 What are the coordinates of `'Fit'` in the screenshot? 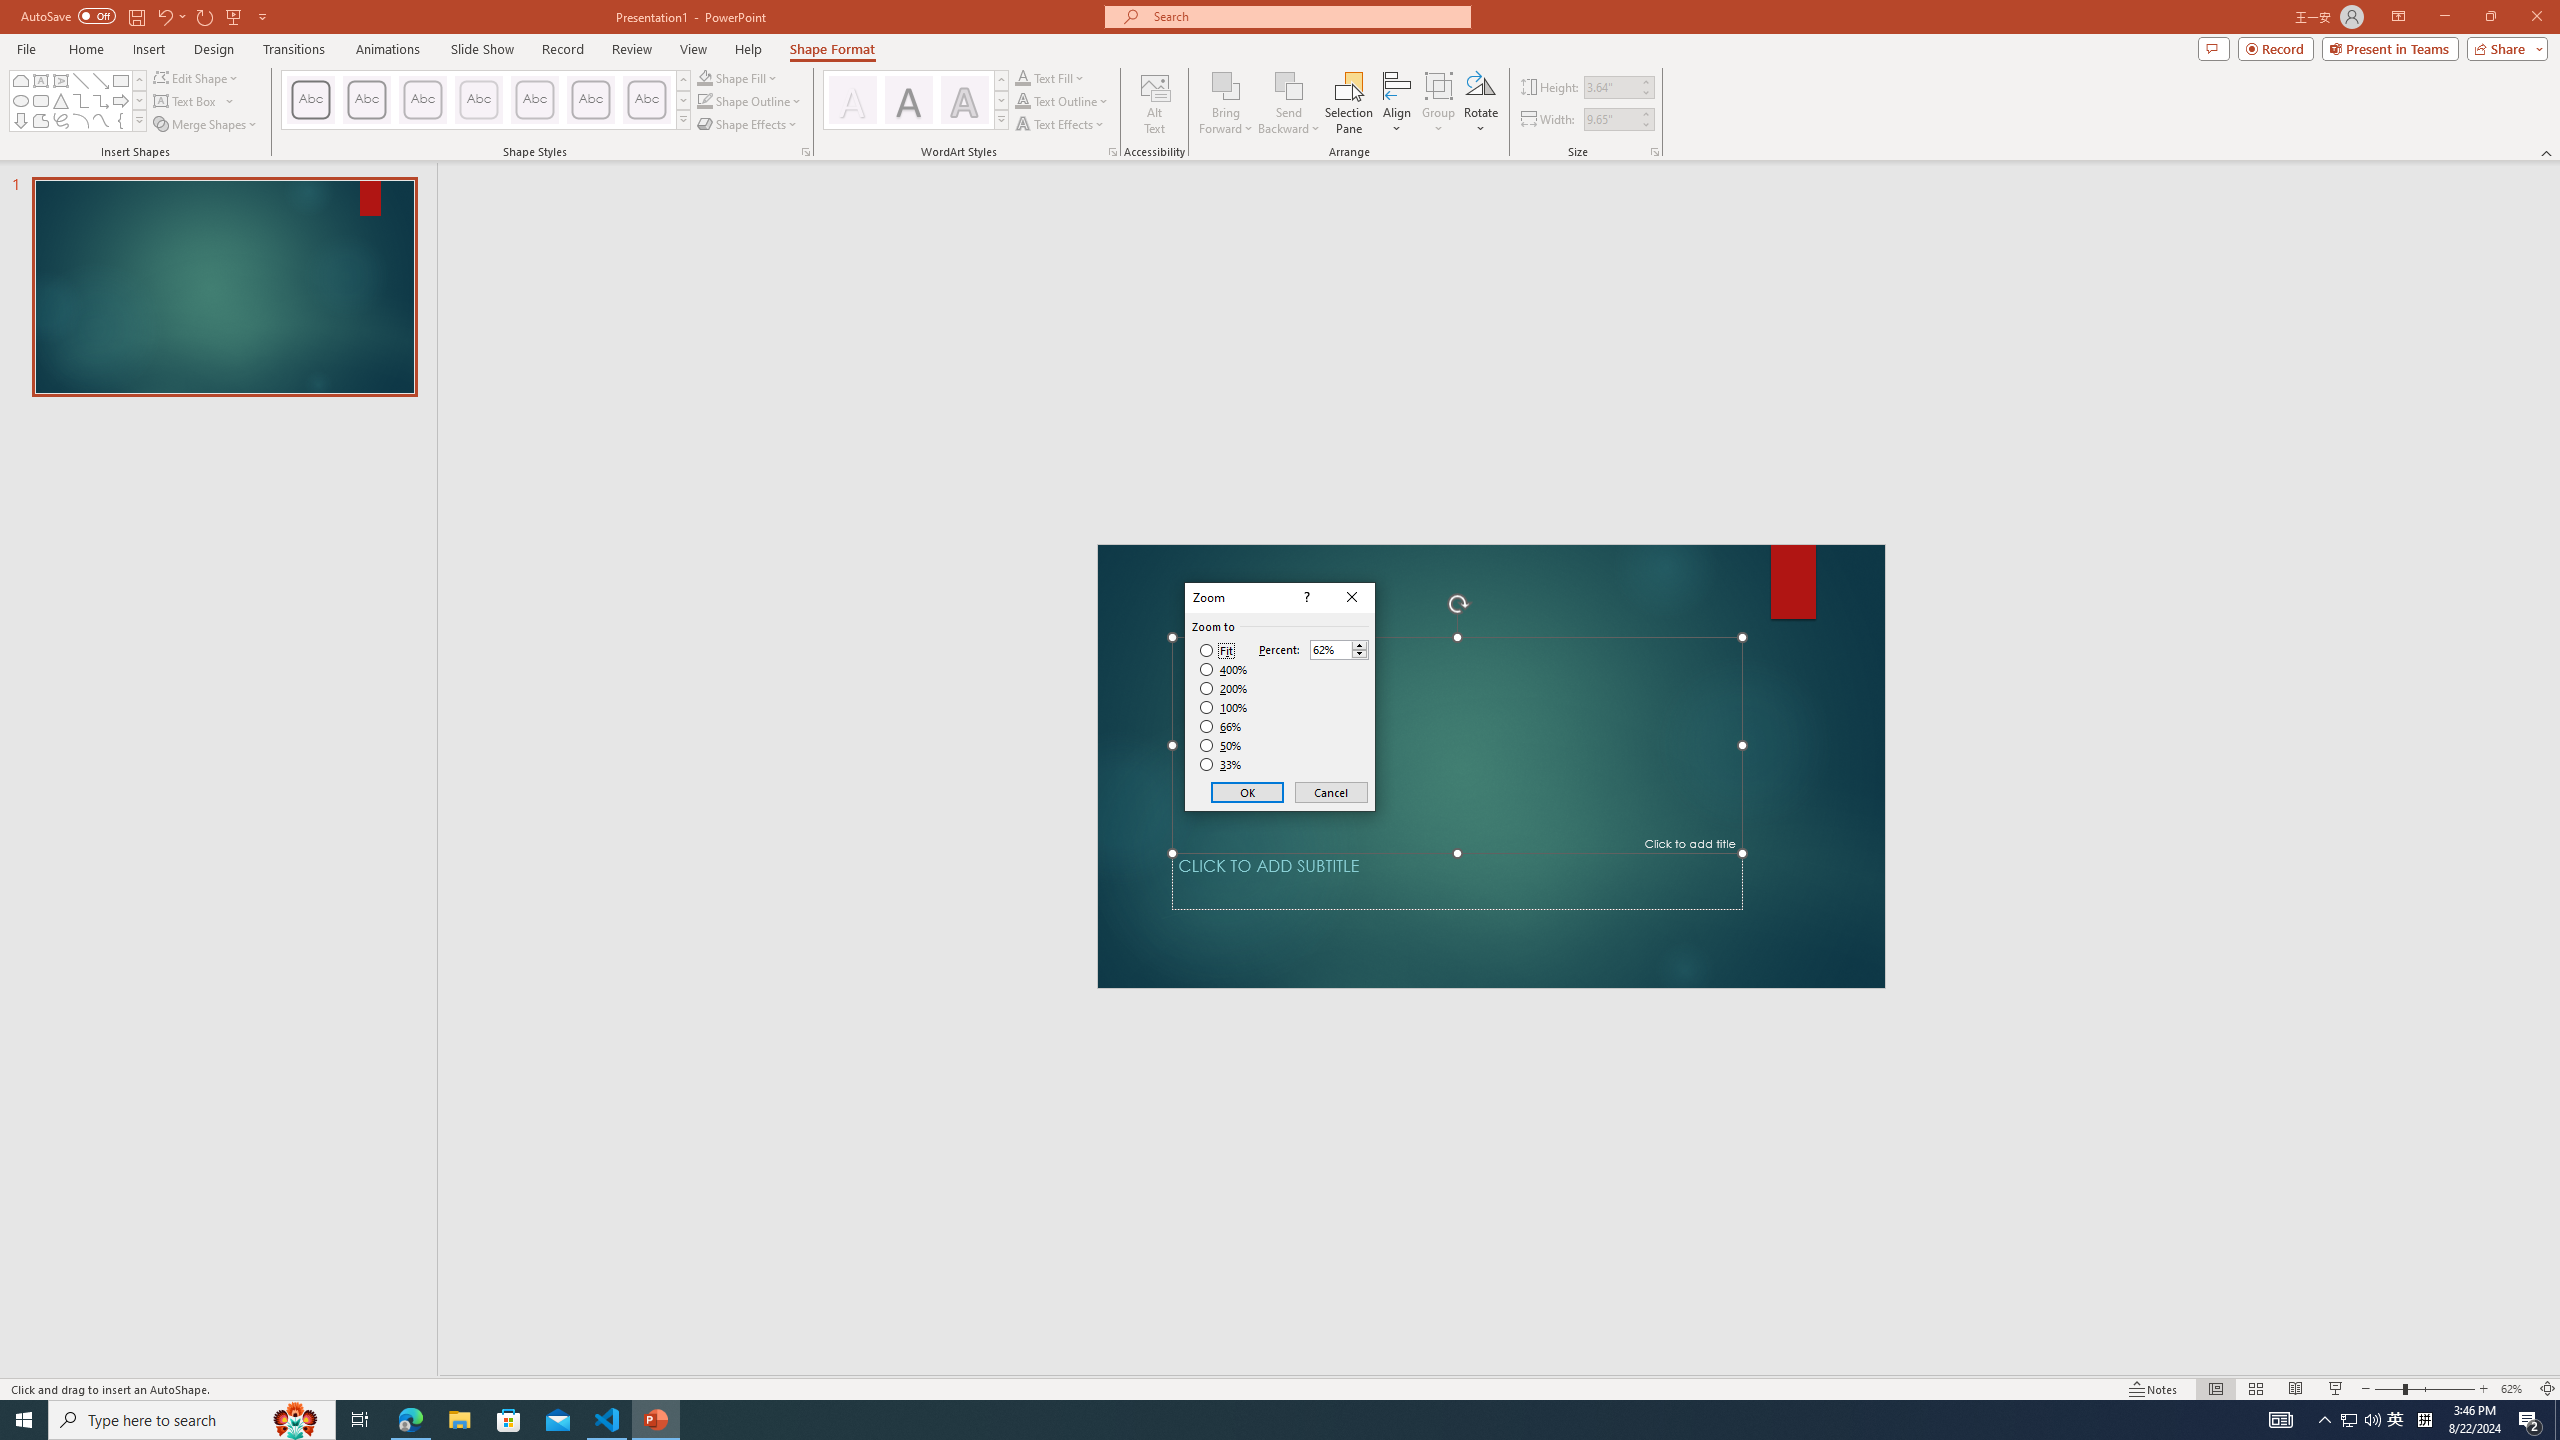 It's located at (1216, 651).